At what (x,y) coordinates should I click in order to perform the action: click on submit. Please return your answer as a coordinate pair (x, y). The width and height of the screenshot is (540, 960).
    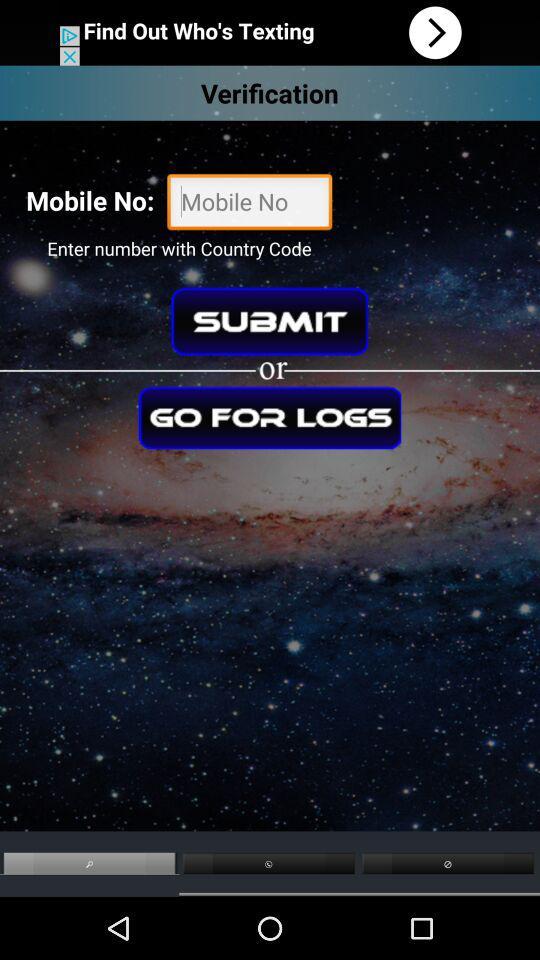
    Looking at the image, I should click on (269, 321).